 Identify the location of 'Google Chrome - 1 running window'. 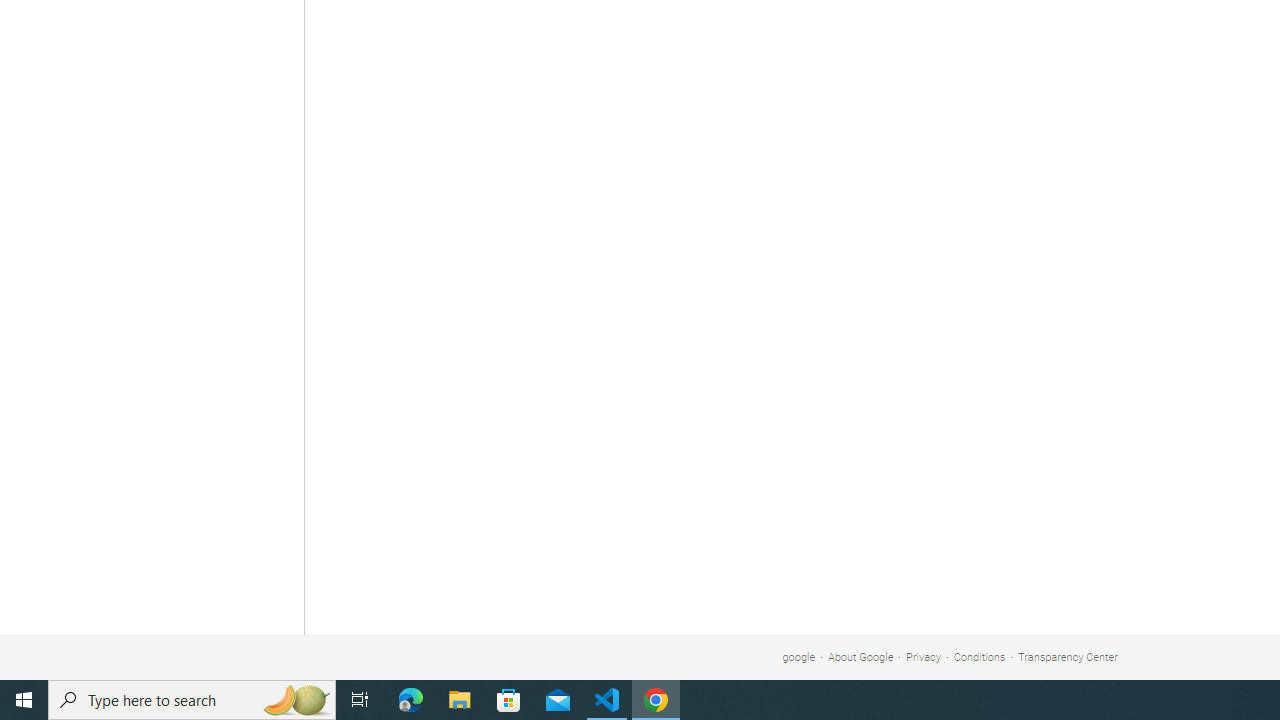
(656, 698).